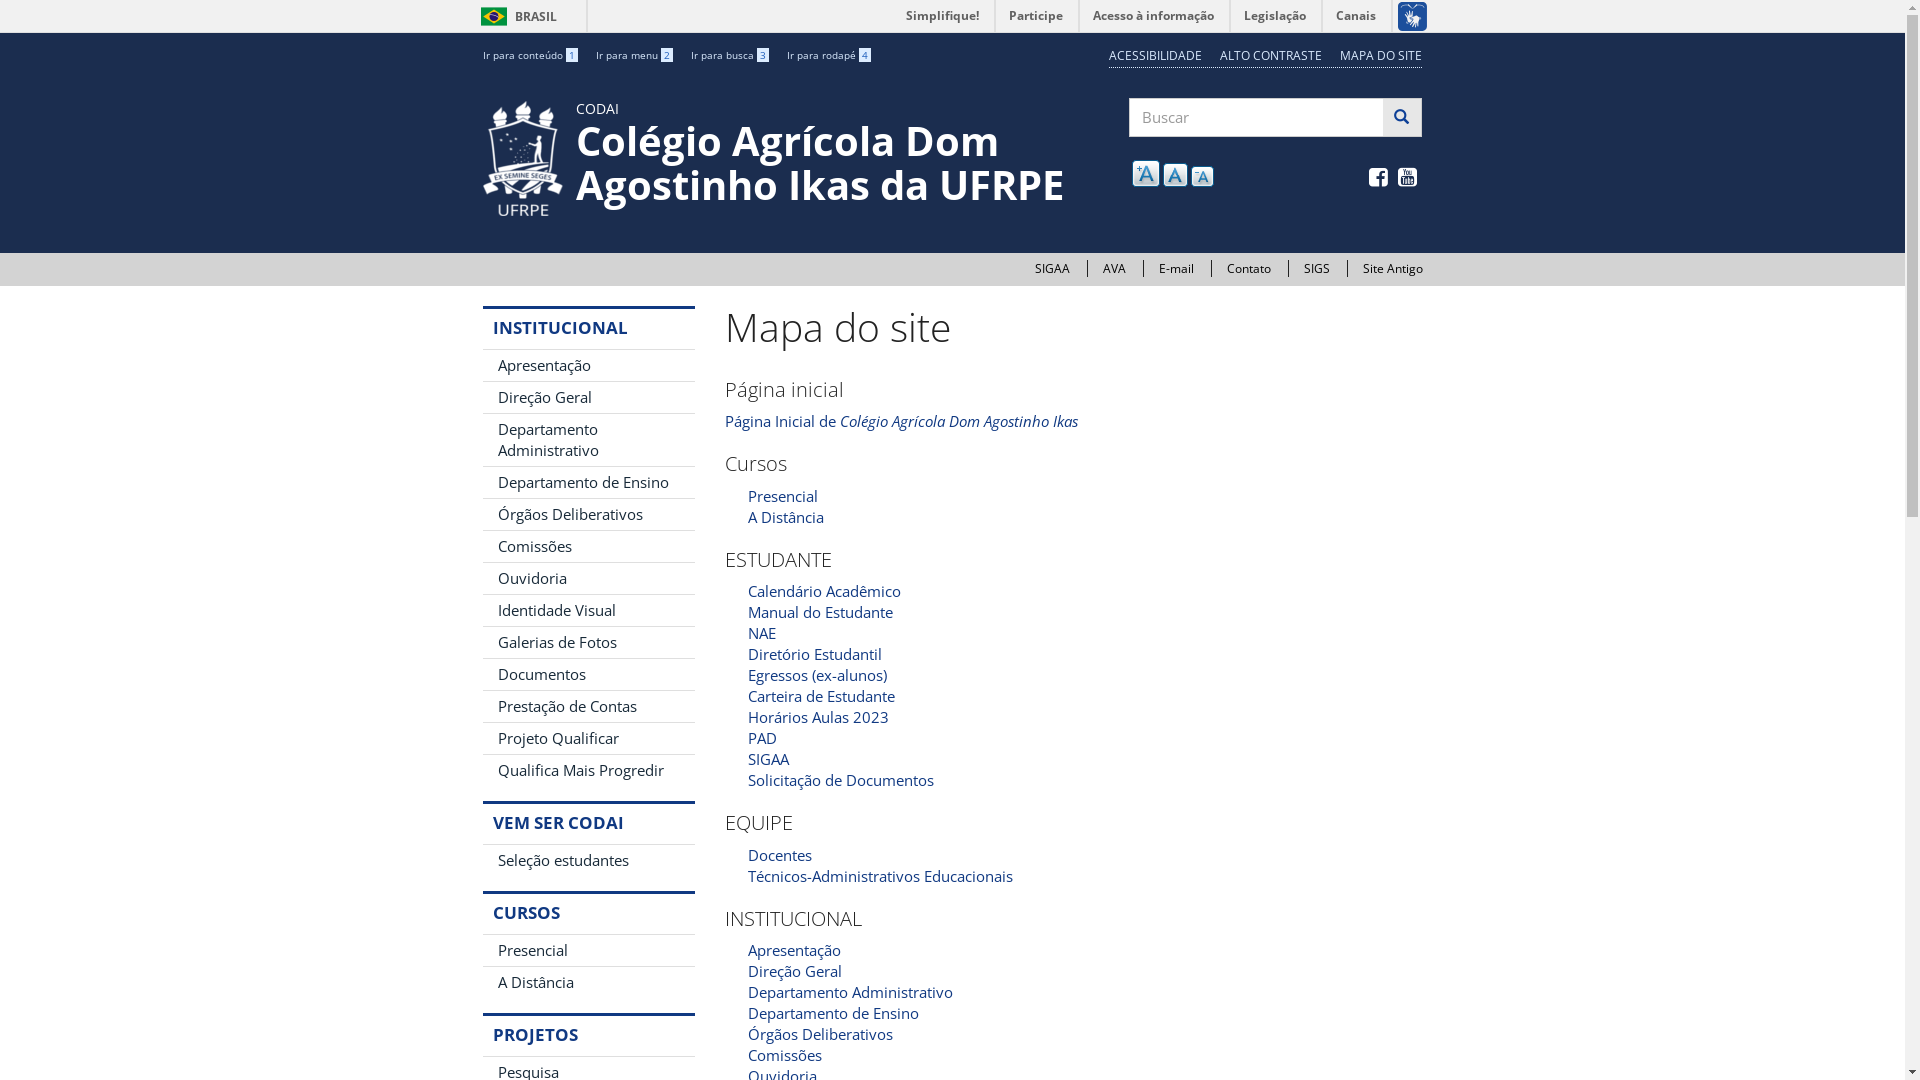  I want to click on 'A', so click(1201, 175).